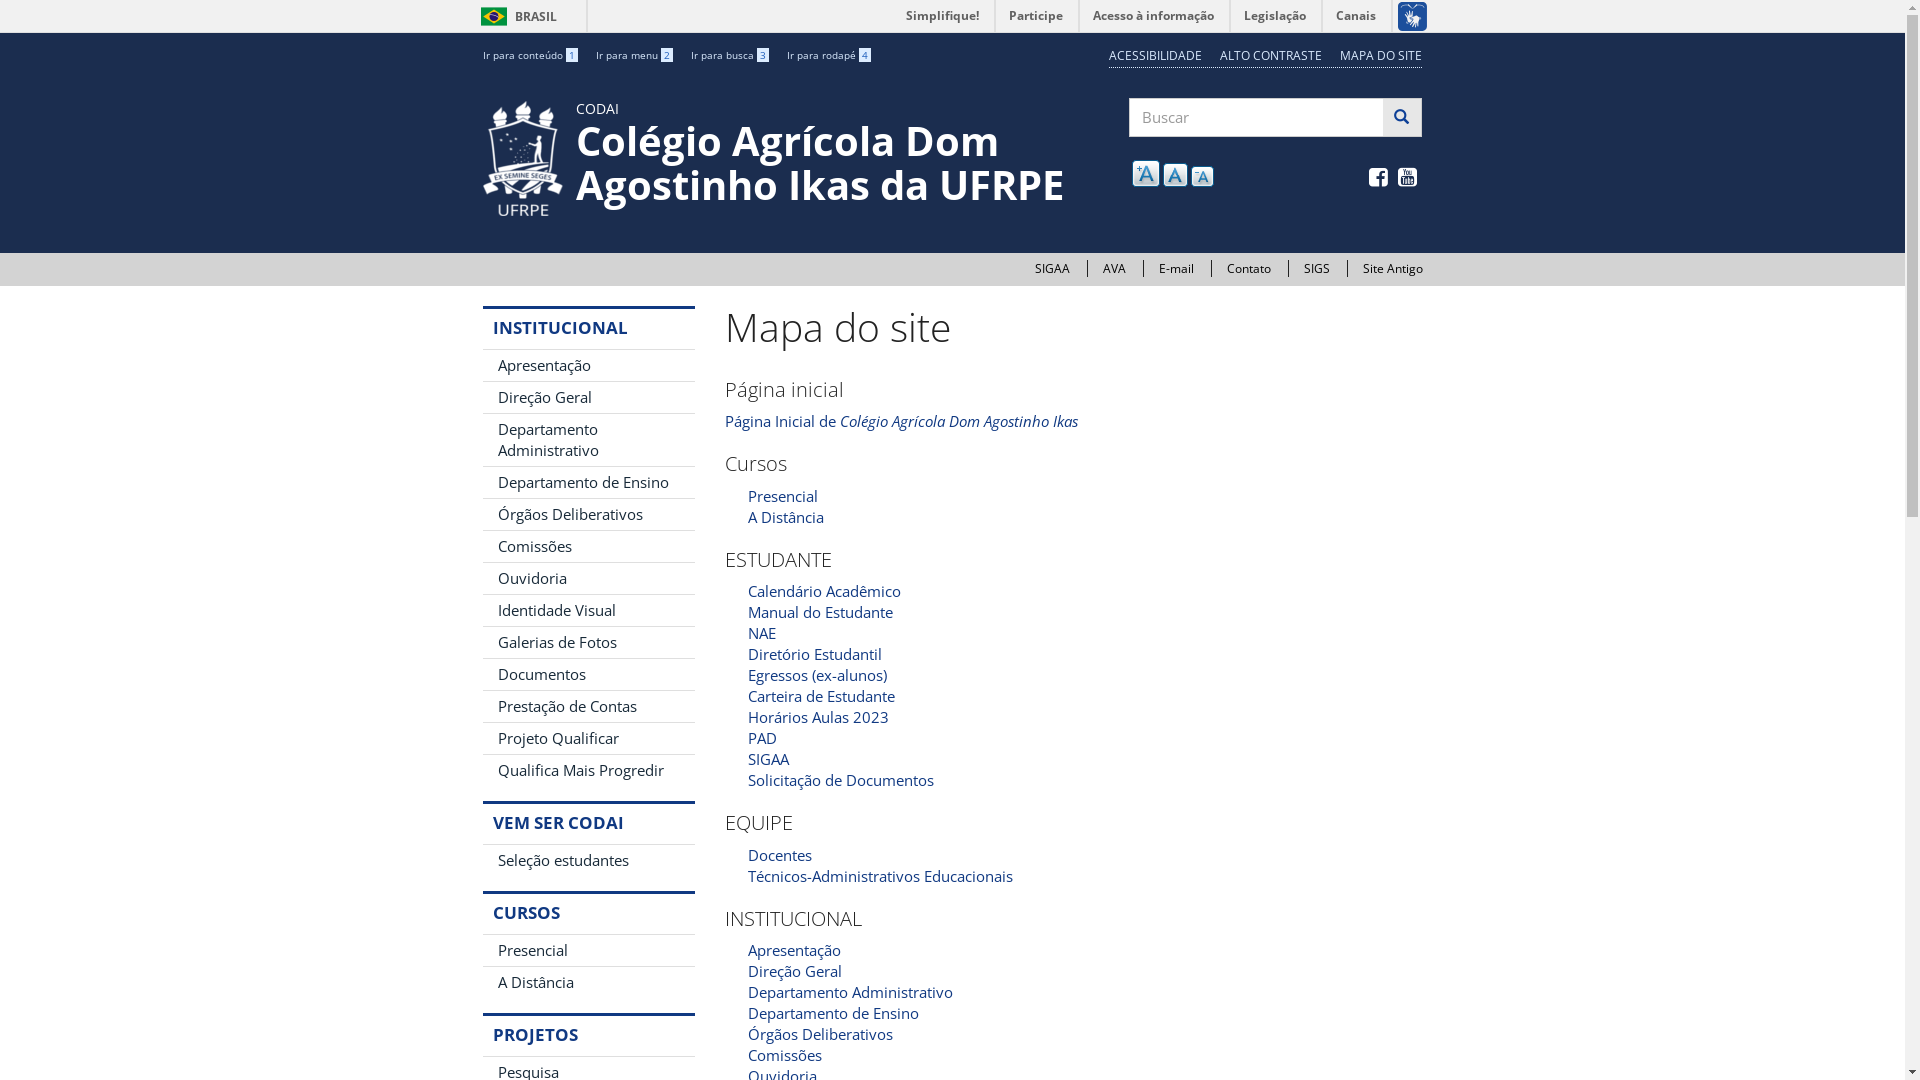  I want to click on 'A', so click(1201, 175).